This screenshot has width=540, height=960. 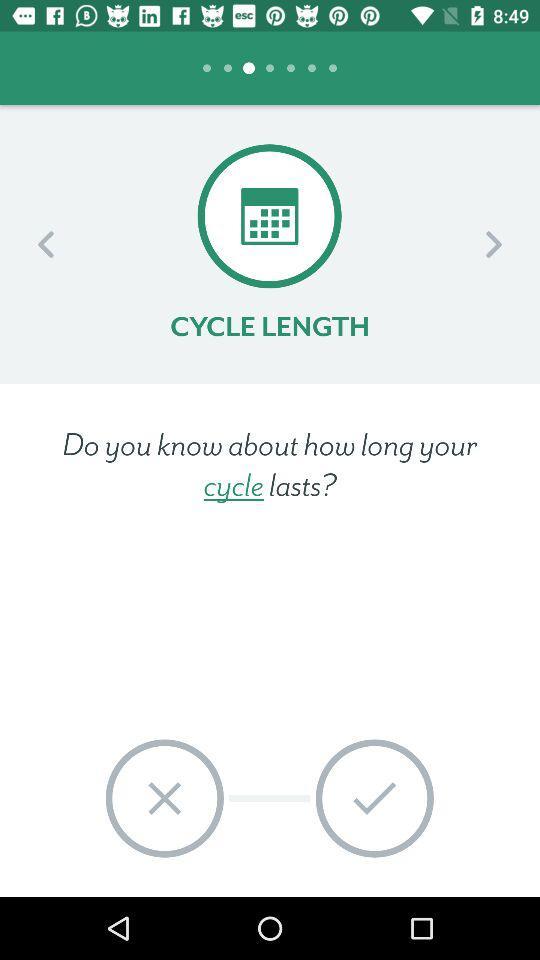 What do you see at coordinates (46, 243) in the screenshot?
I see `the arrow_backward icon` at bounding box center [46, 243].